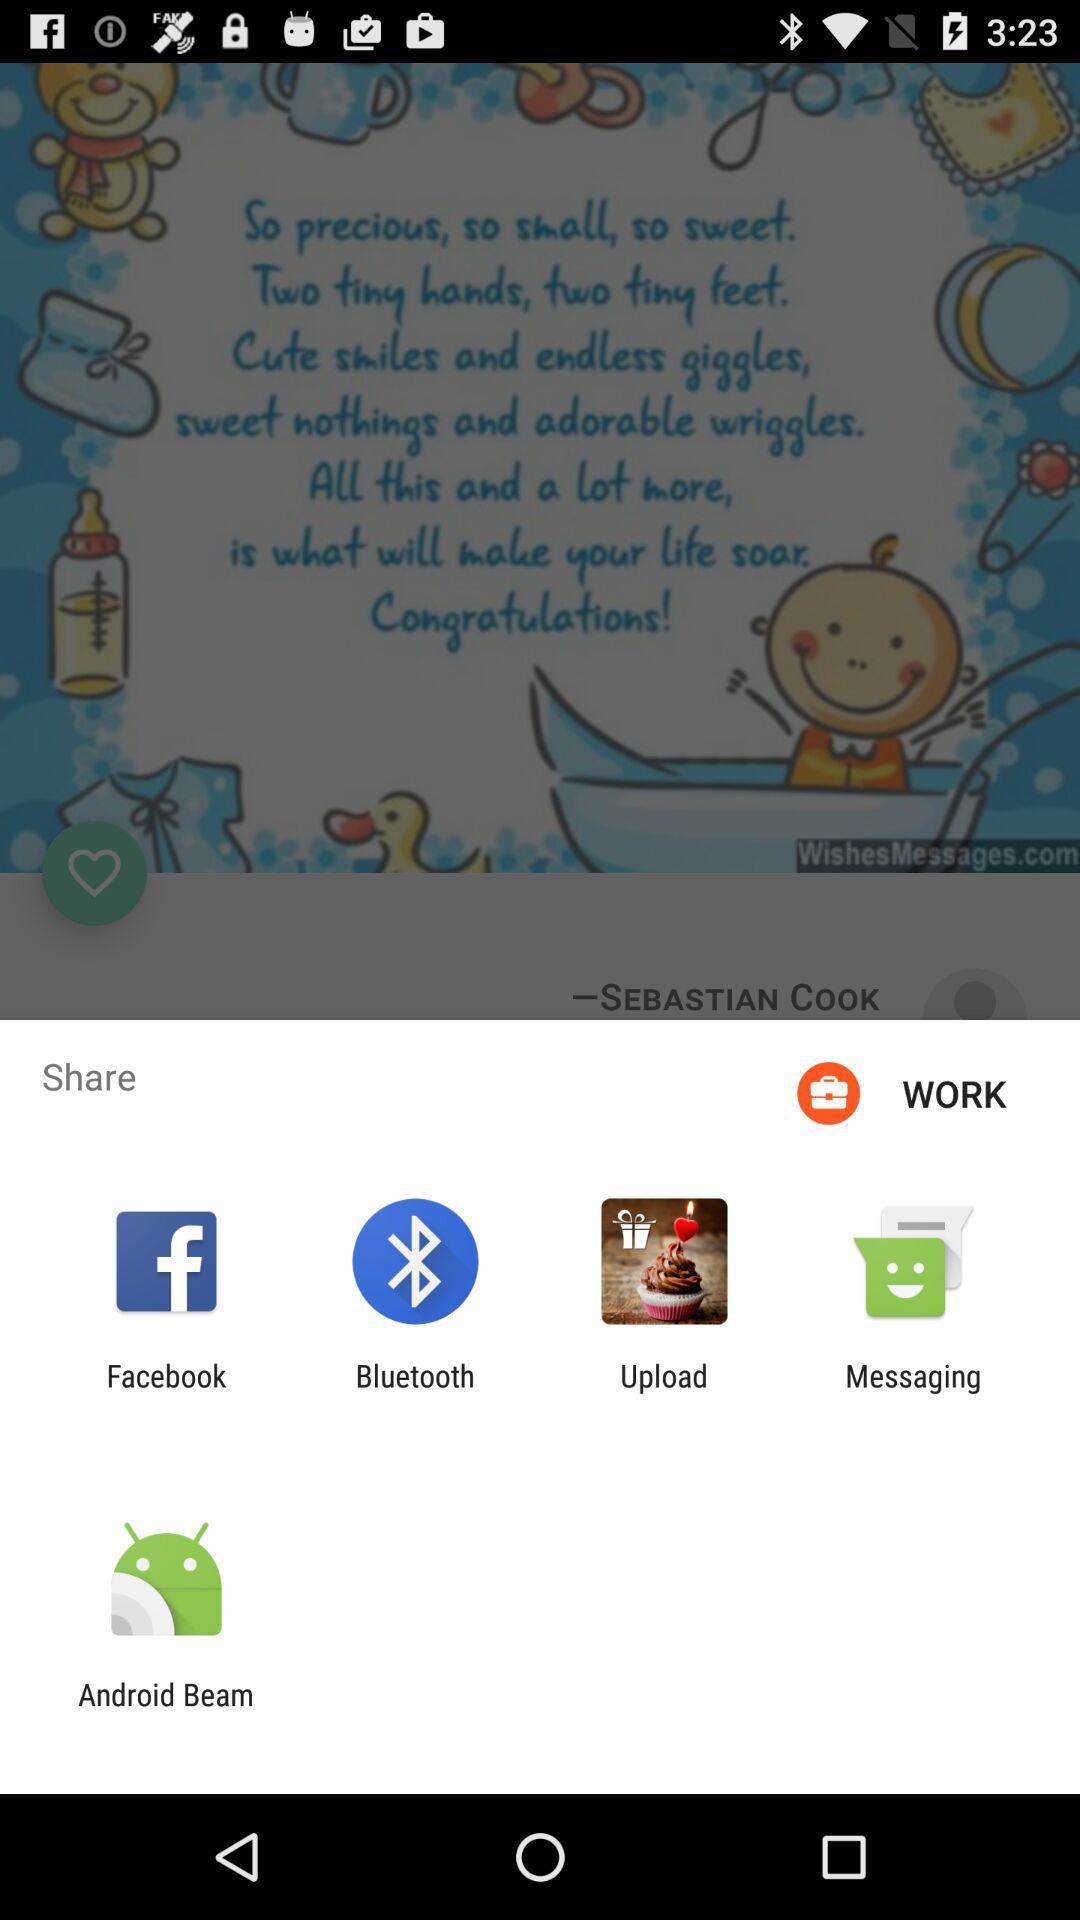 Image resolution: width=1080 pixels, height=1920 pixels. I want to click on icon next to upload icon, so click(414, 1392).